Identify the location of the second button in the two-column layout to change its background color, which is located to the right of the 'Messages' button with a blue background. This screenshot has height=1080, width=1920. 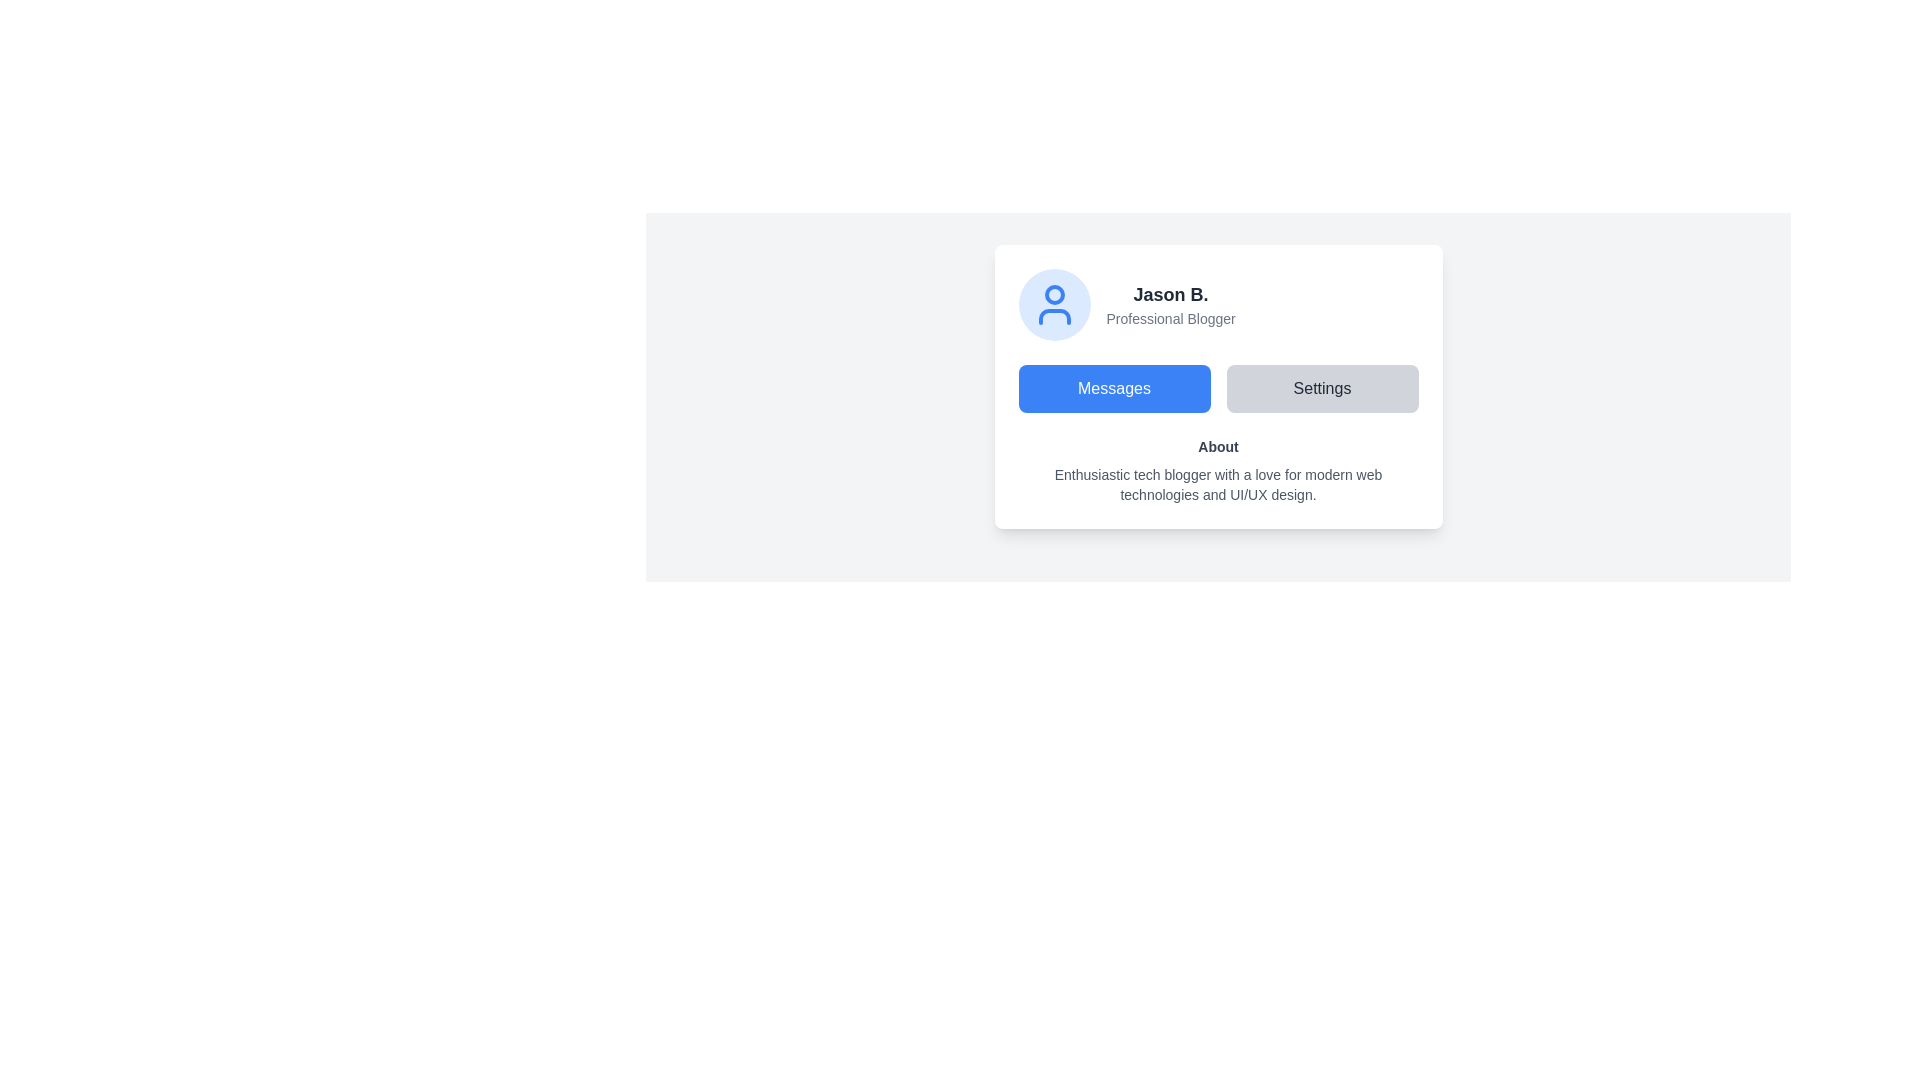
(1322, 389).